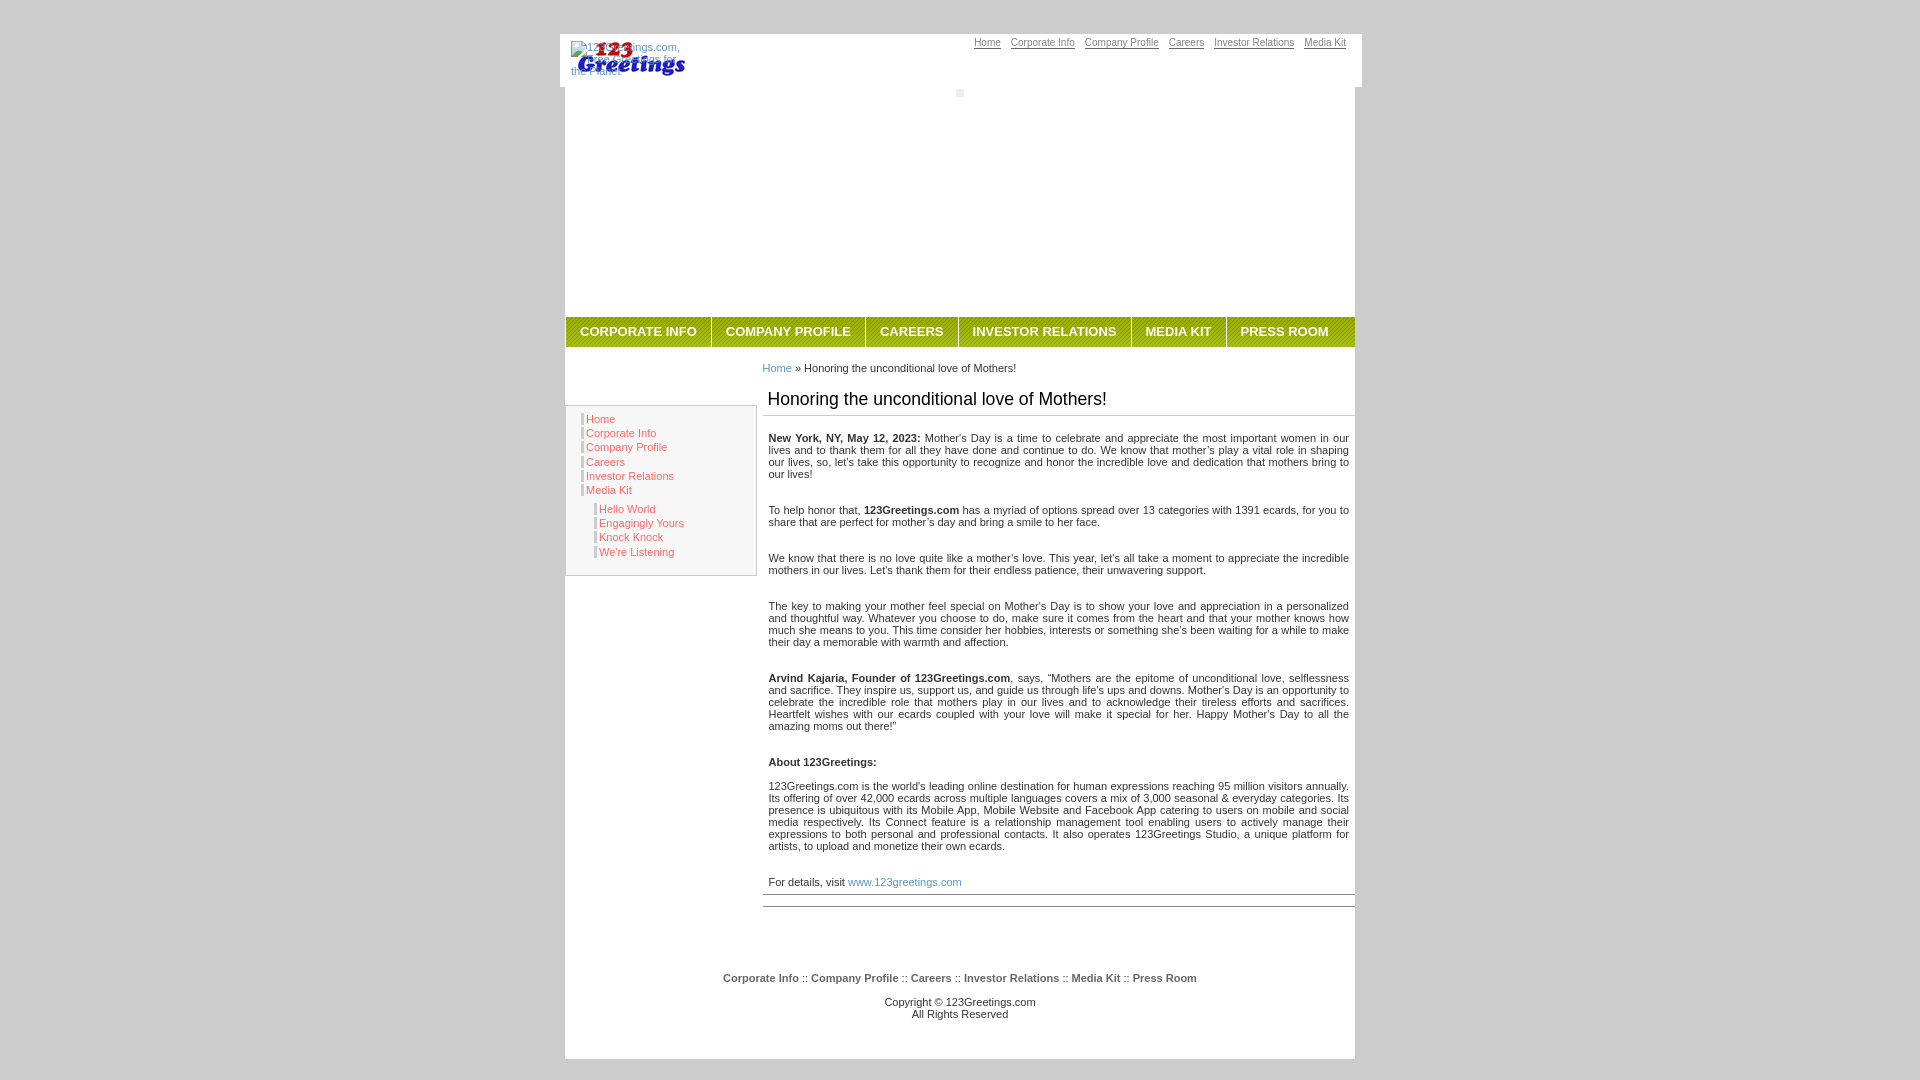  Describe the element at coordinates (1122, 42) in the screenshot. I see `'Company Profile'` at that location.